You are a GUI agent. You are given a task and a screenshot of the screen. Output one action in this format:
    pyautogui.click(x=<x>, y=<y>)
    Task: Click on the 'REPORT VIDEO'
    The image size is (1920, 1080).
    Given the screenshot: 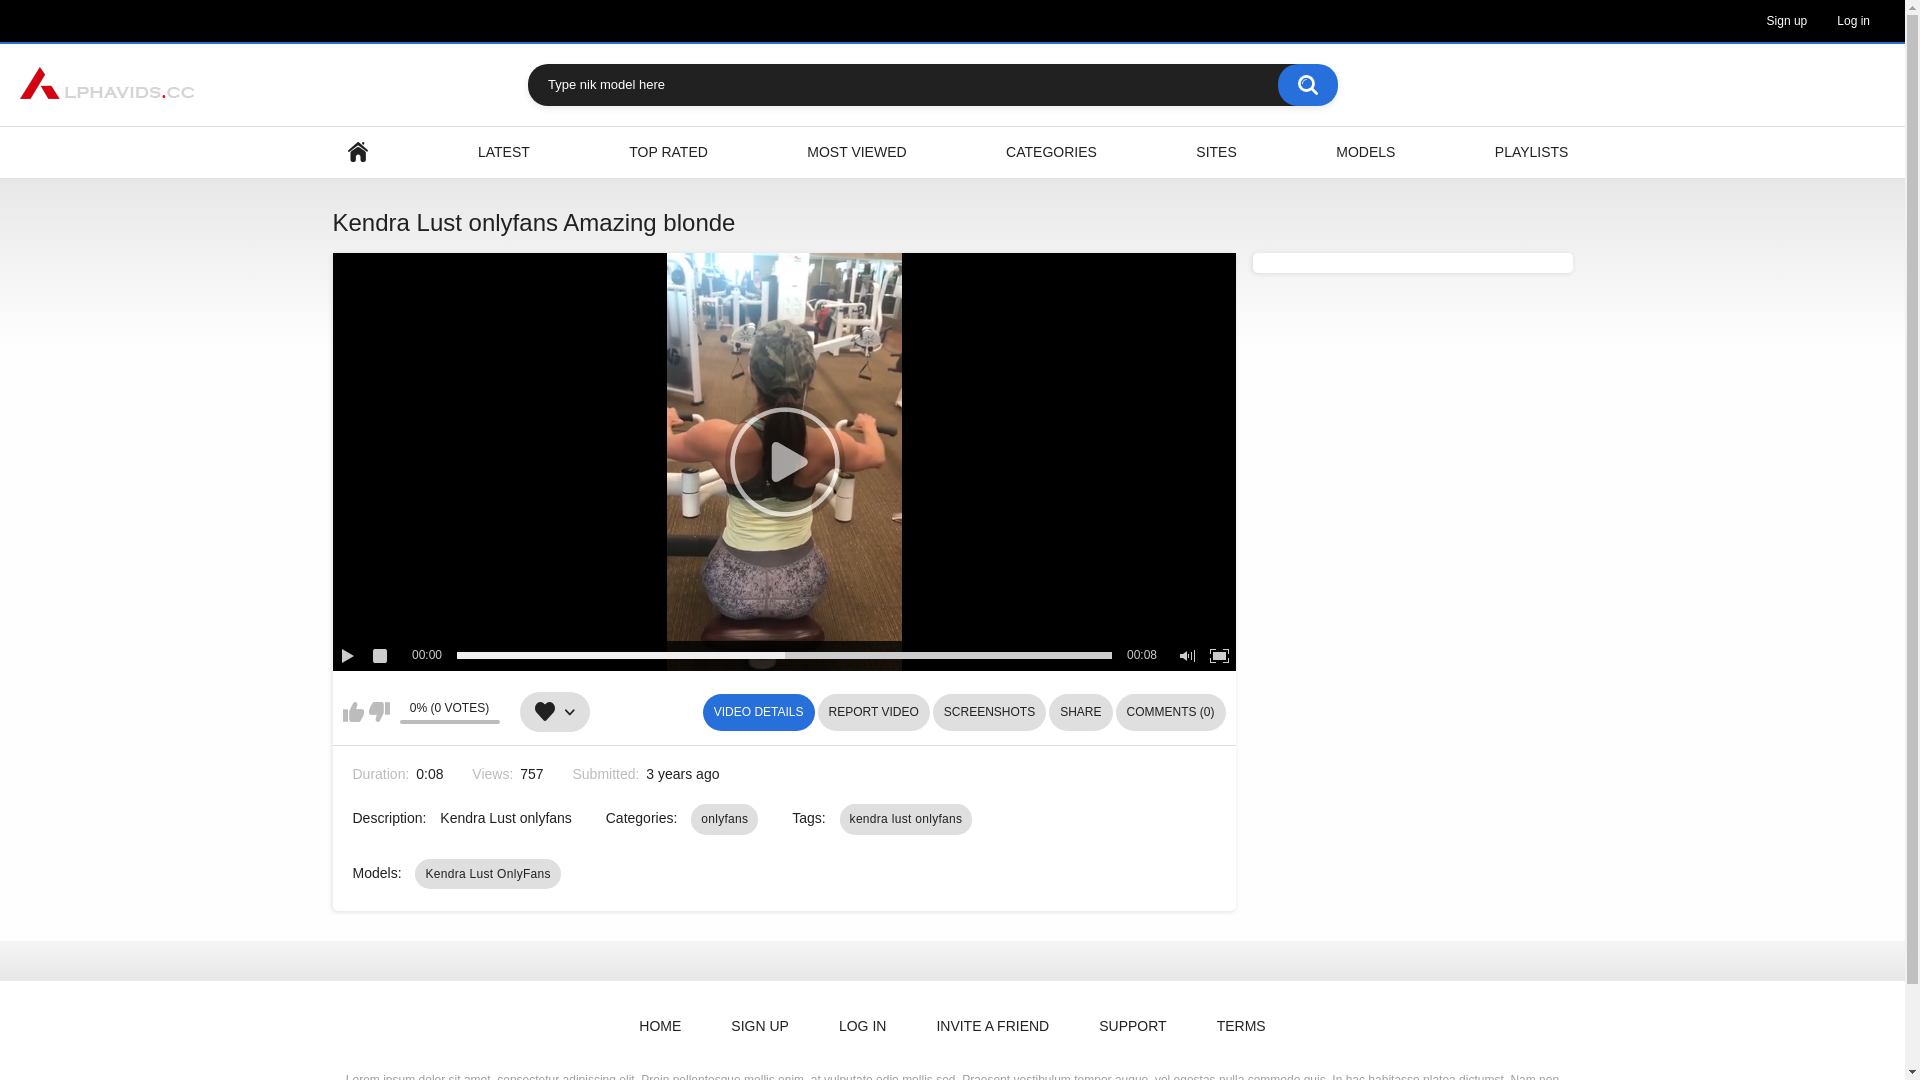 What is the action you would take?
    pyautogui.click(x=873, y=711)
    